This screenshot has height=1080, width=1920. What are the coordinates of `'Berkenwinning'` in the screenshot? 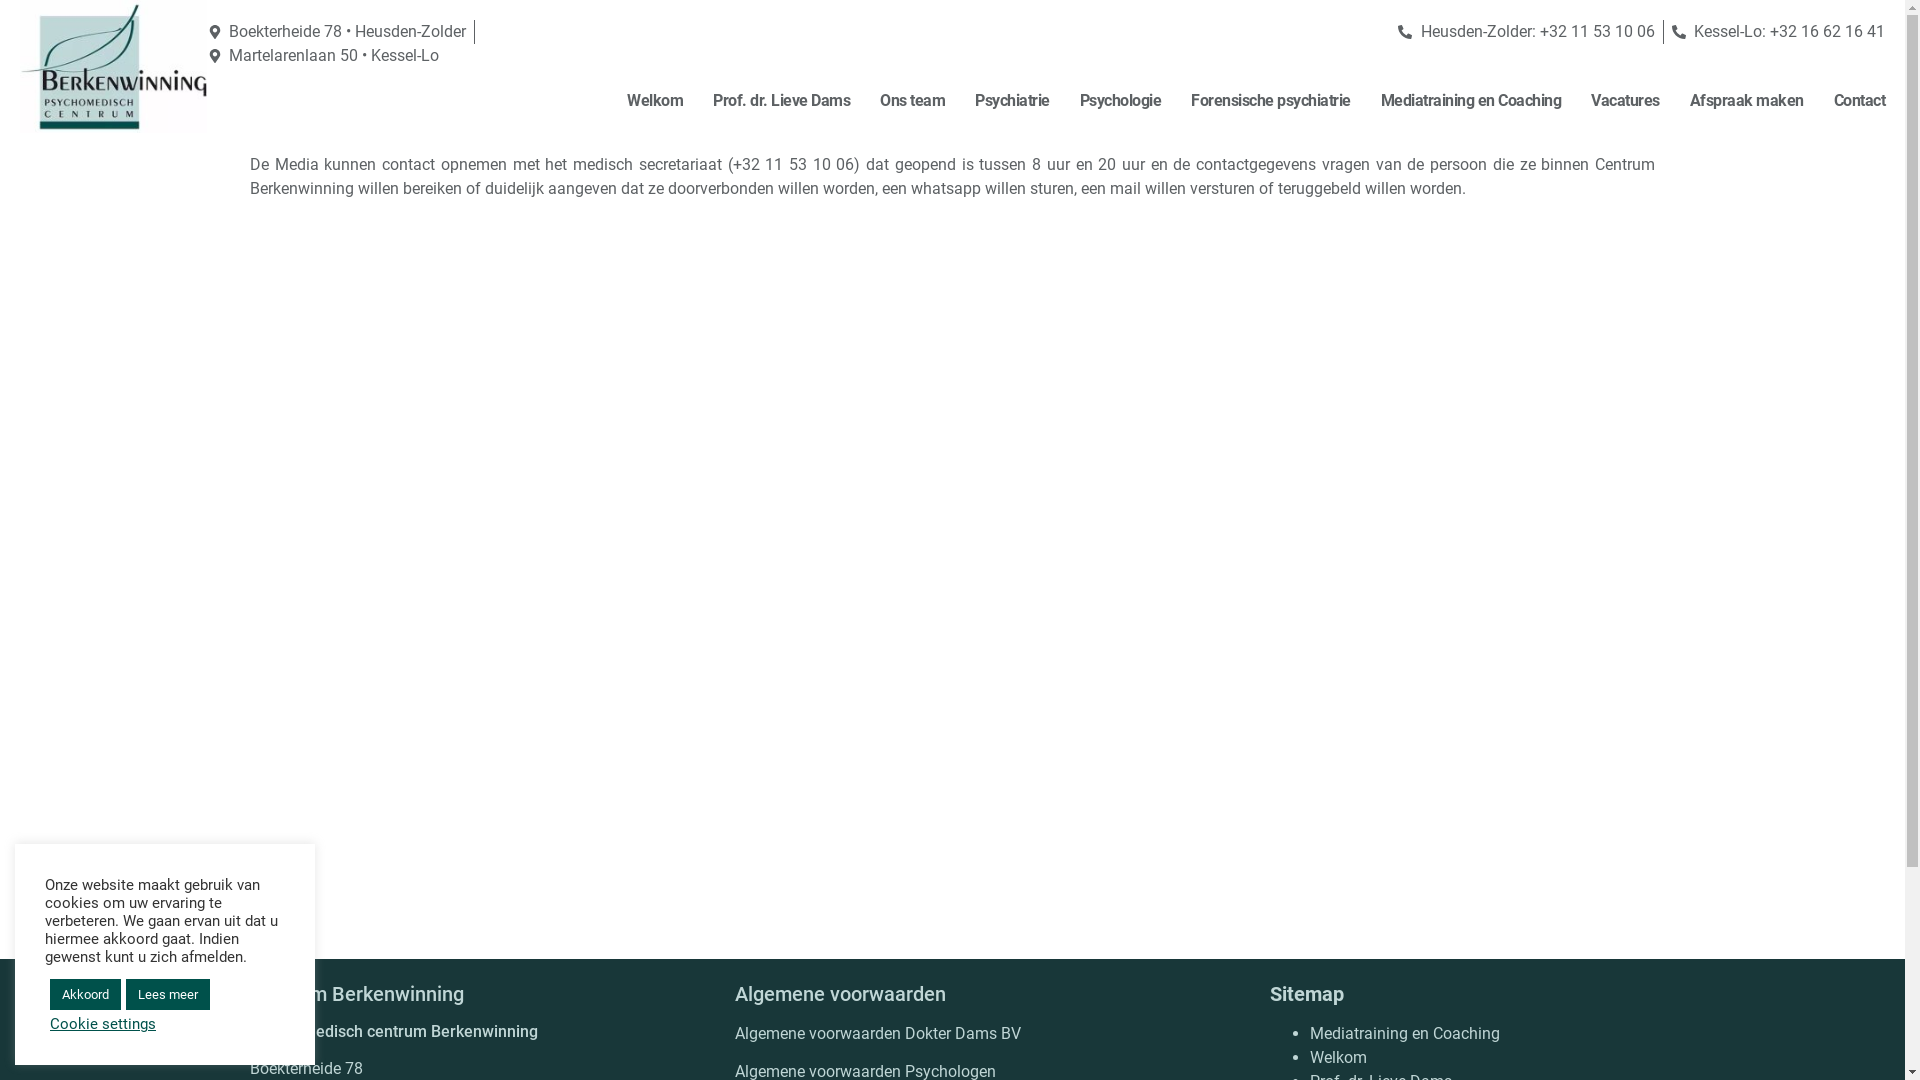 It's located at (112, 65).